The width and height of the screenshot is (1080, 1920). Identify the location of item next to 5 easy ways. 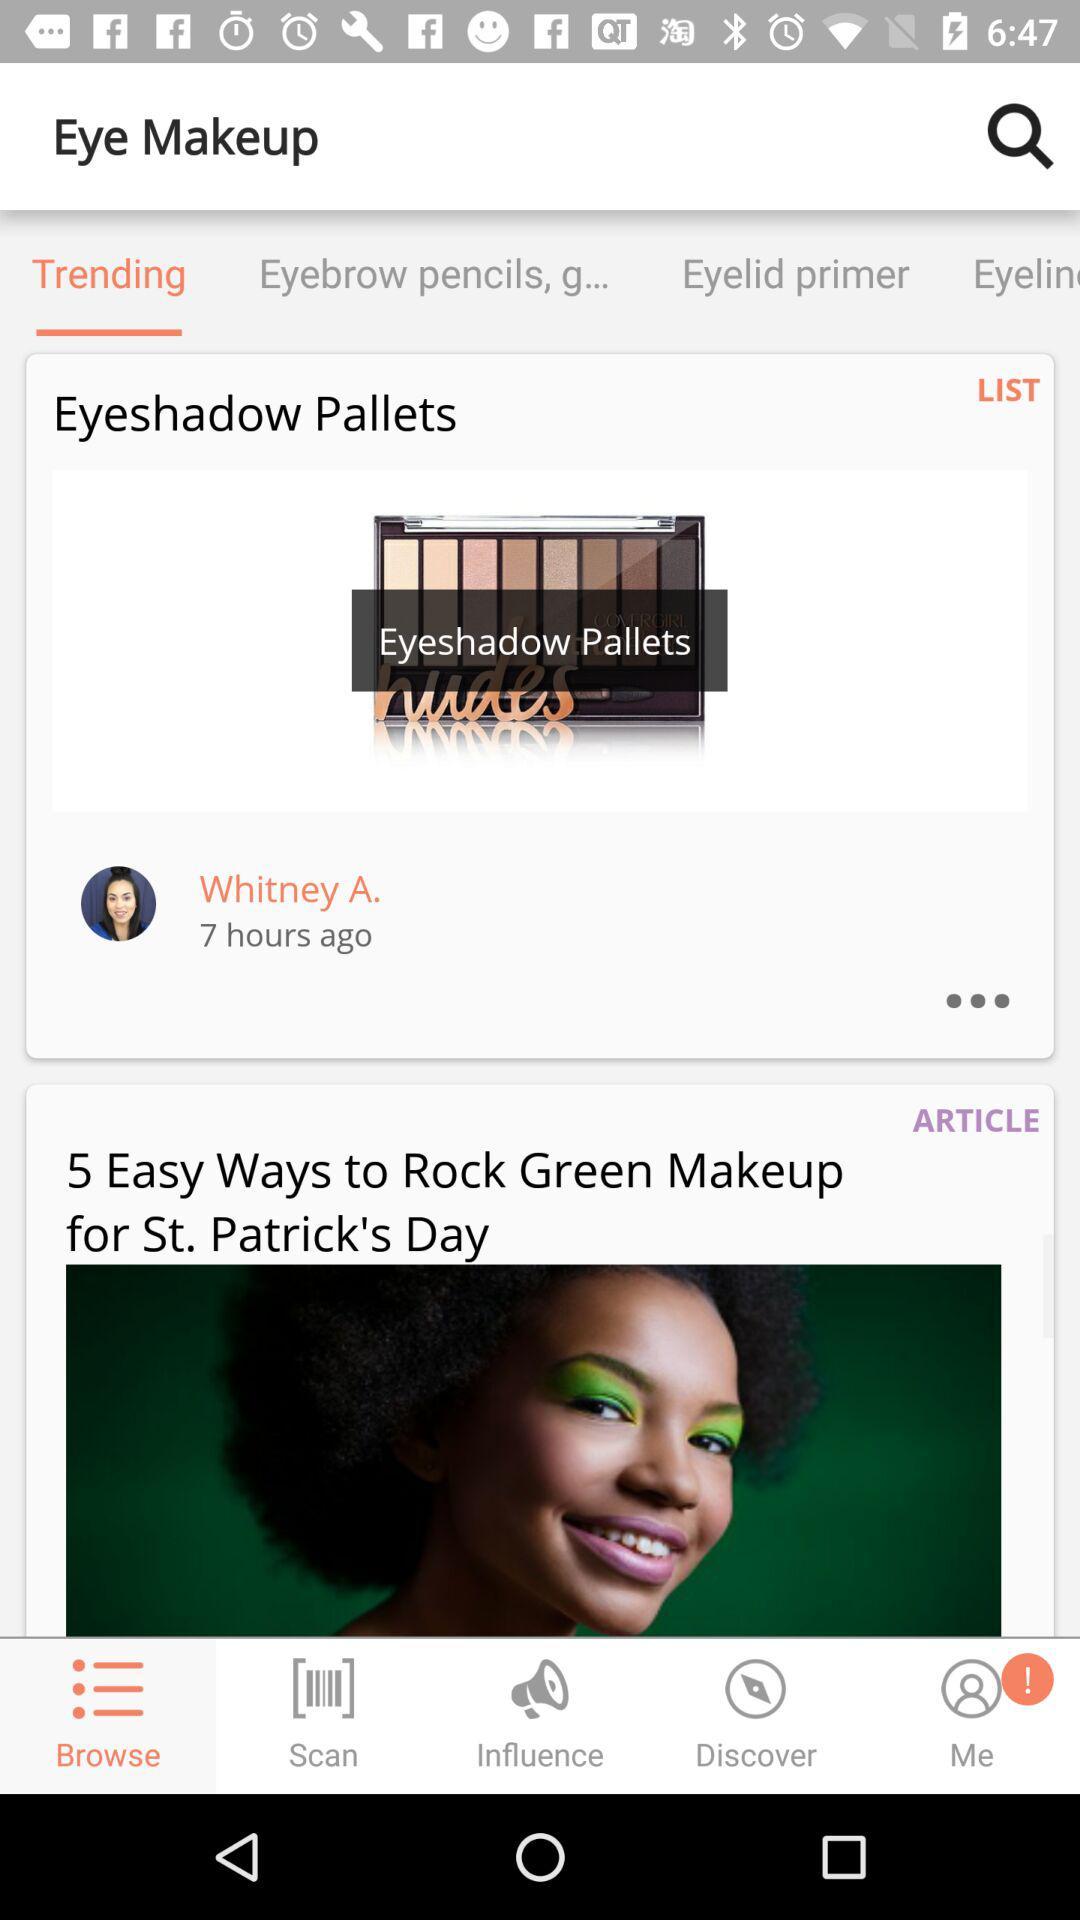
(975, 1118).